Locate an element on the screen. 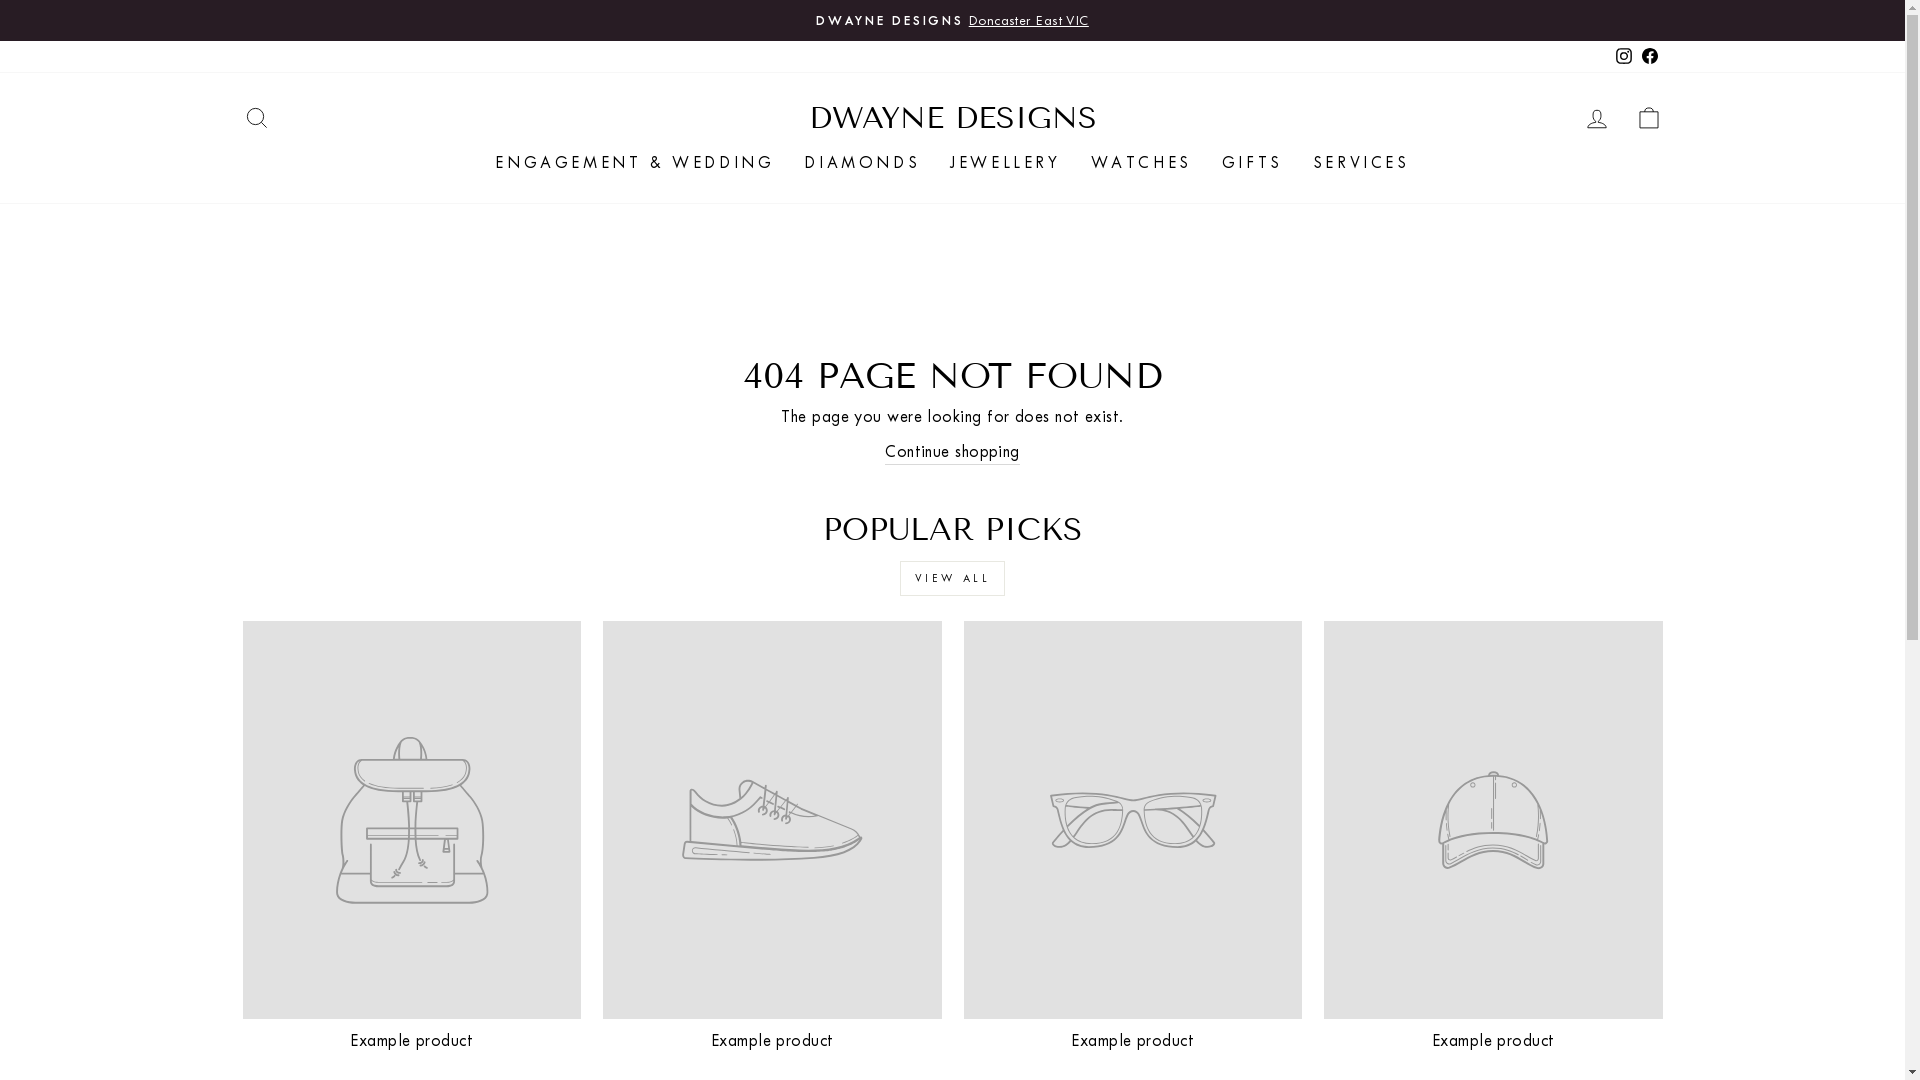 The height and width of the screenshot is (1080, 1920). 'Continue shopping' is located at coordinates (883, 451).